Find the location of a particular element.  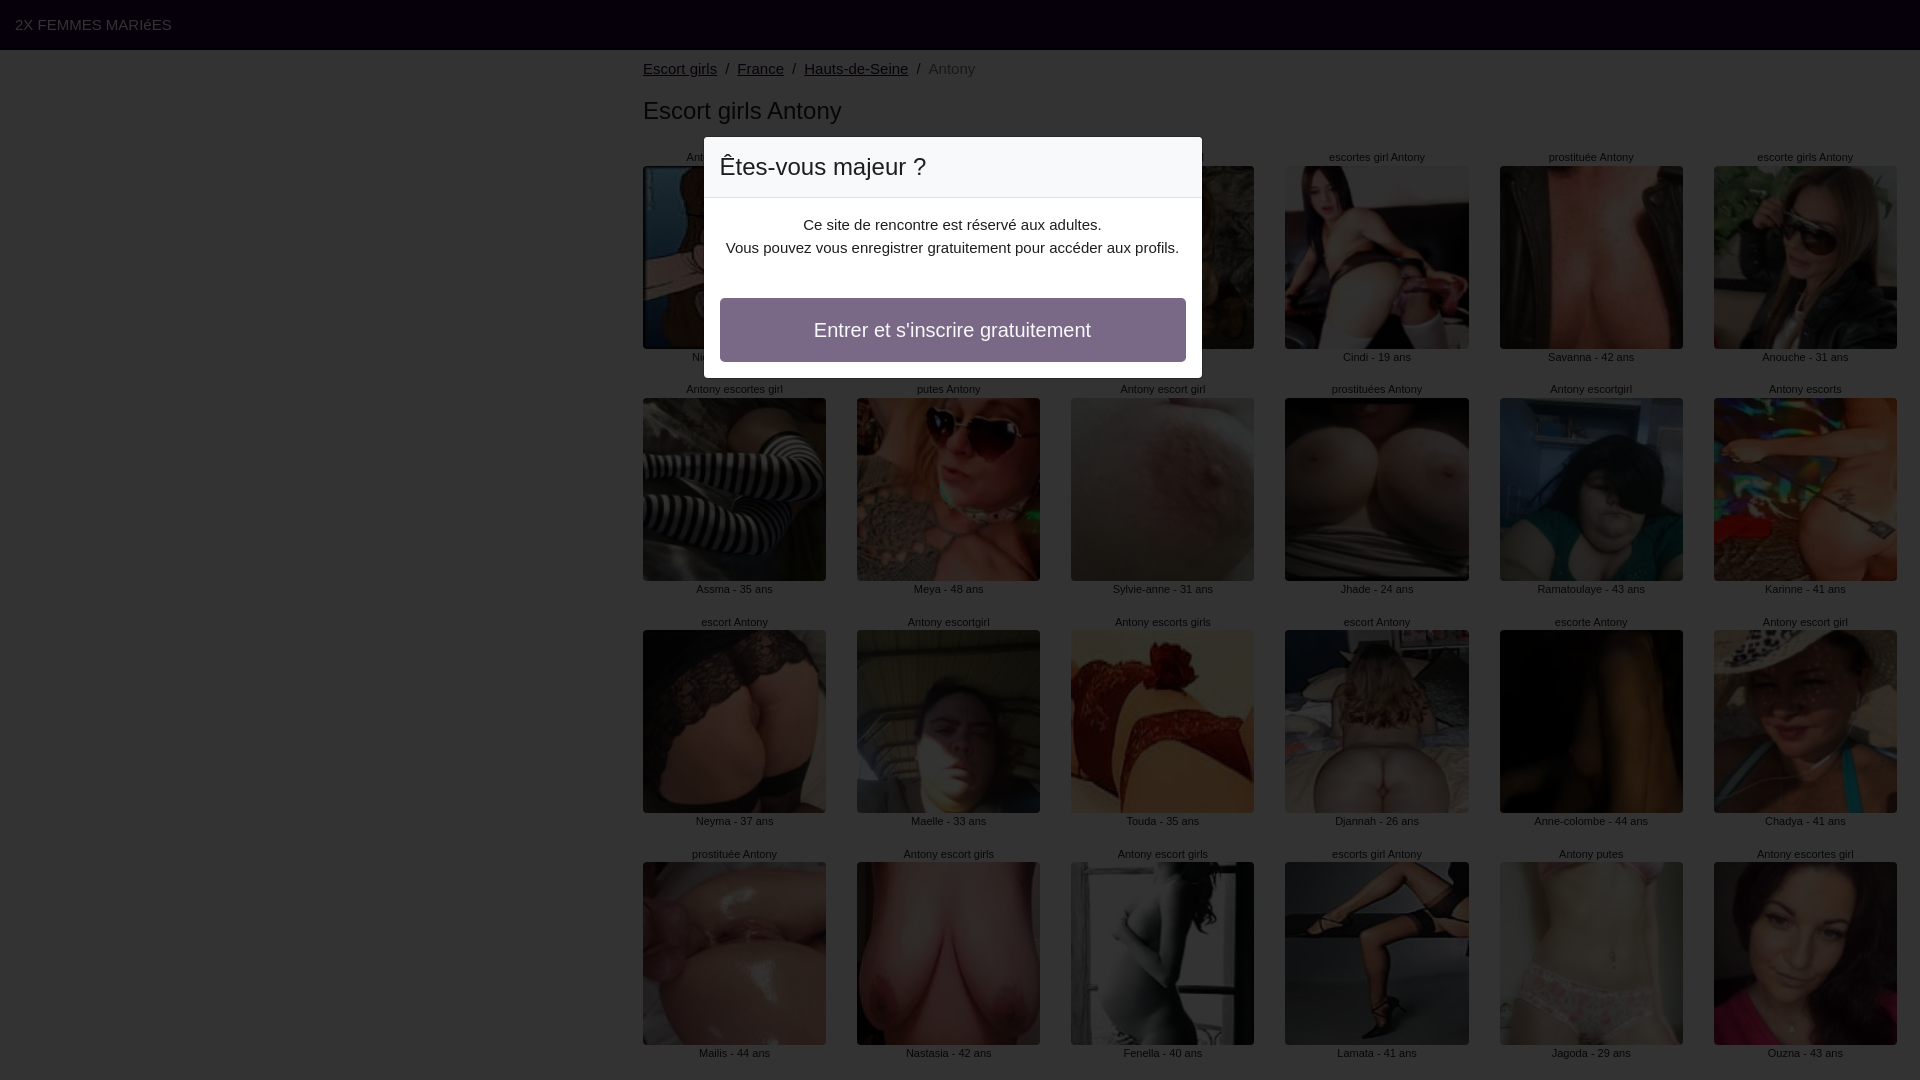

'Entrer et s'inscrire gratuitement' is located at coordinates (952, 329).